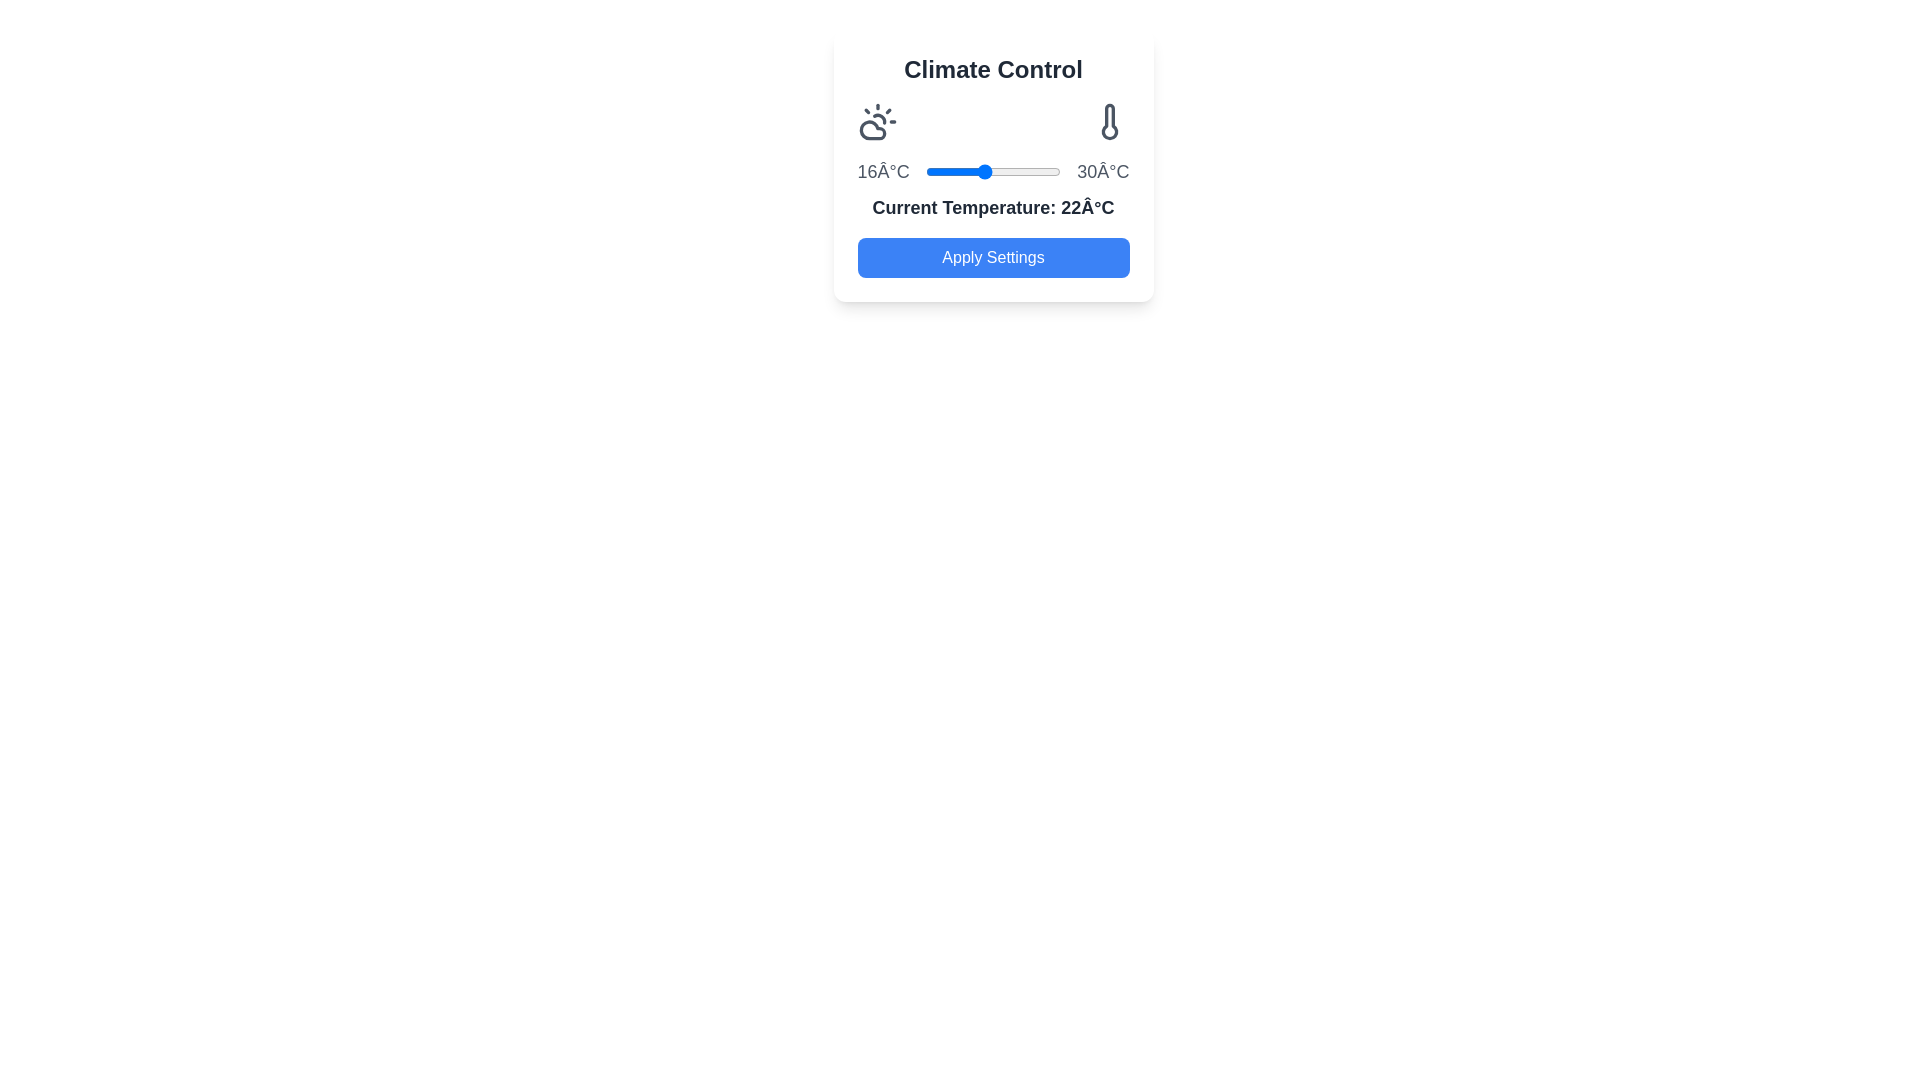  Describe the element at coordinates (993, 171) in the screenshot. I see `the blue circular thumb of the horizontal slider control located between the '16°C' and '30°C' indicators` at that location.